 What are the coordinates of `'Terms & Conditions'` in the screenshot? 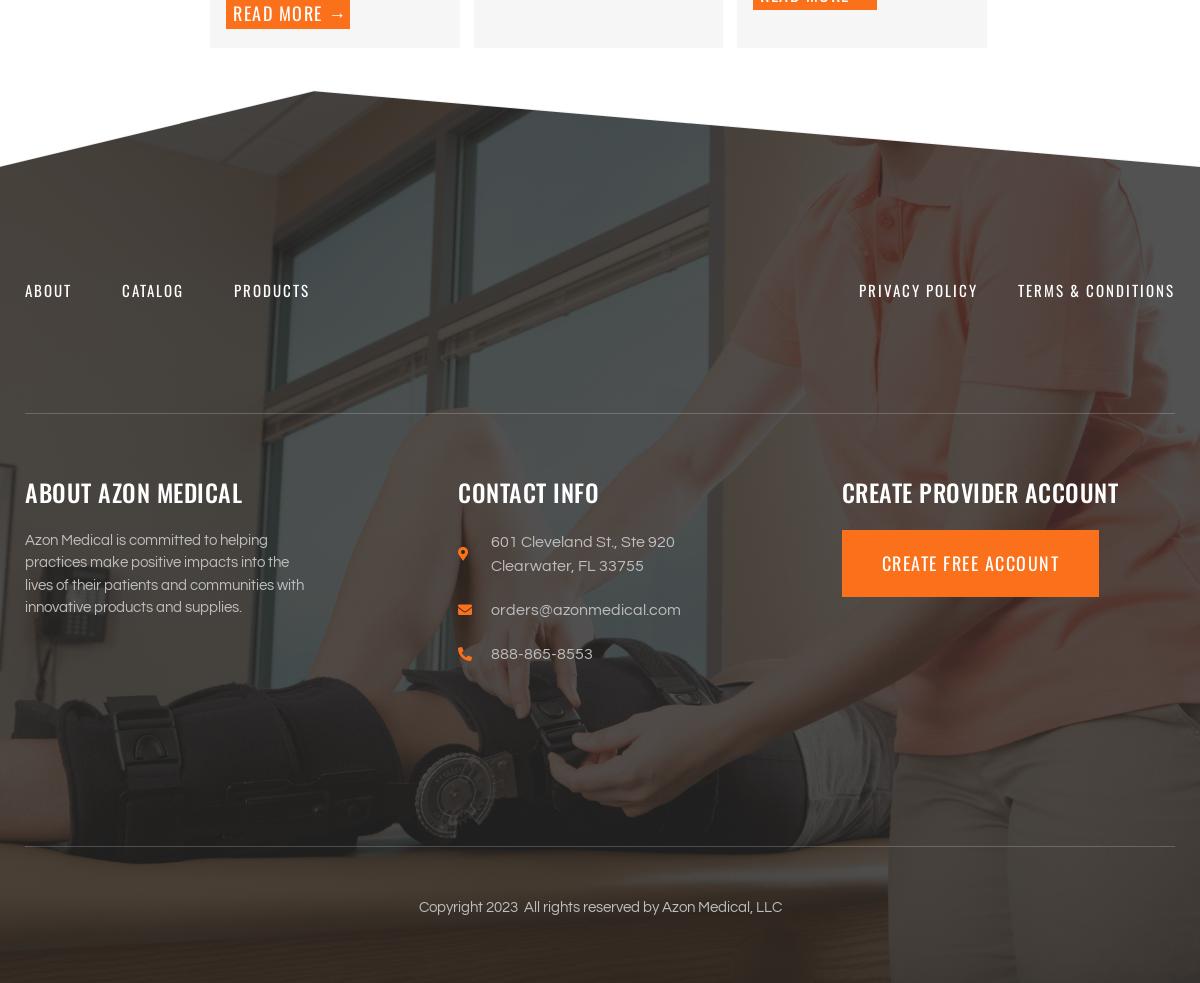 It's located at (1094, 289).